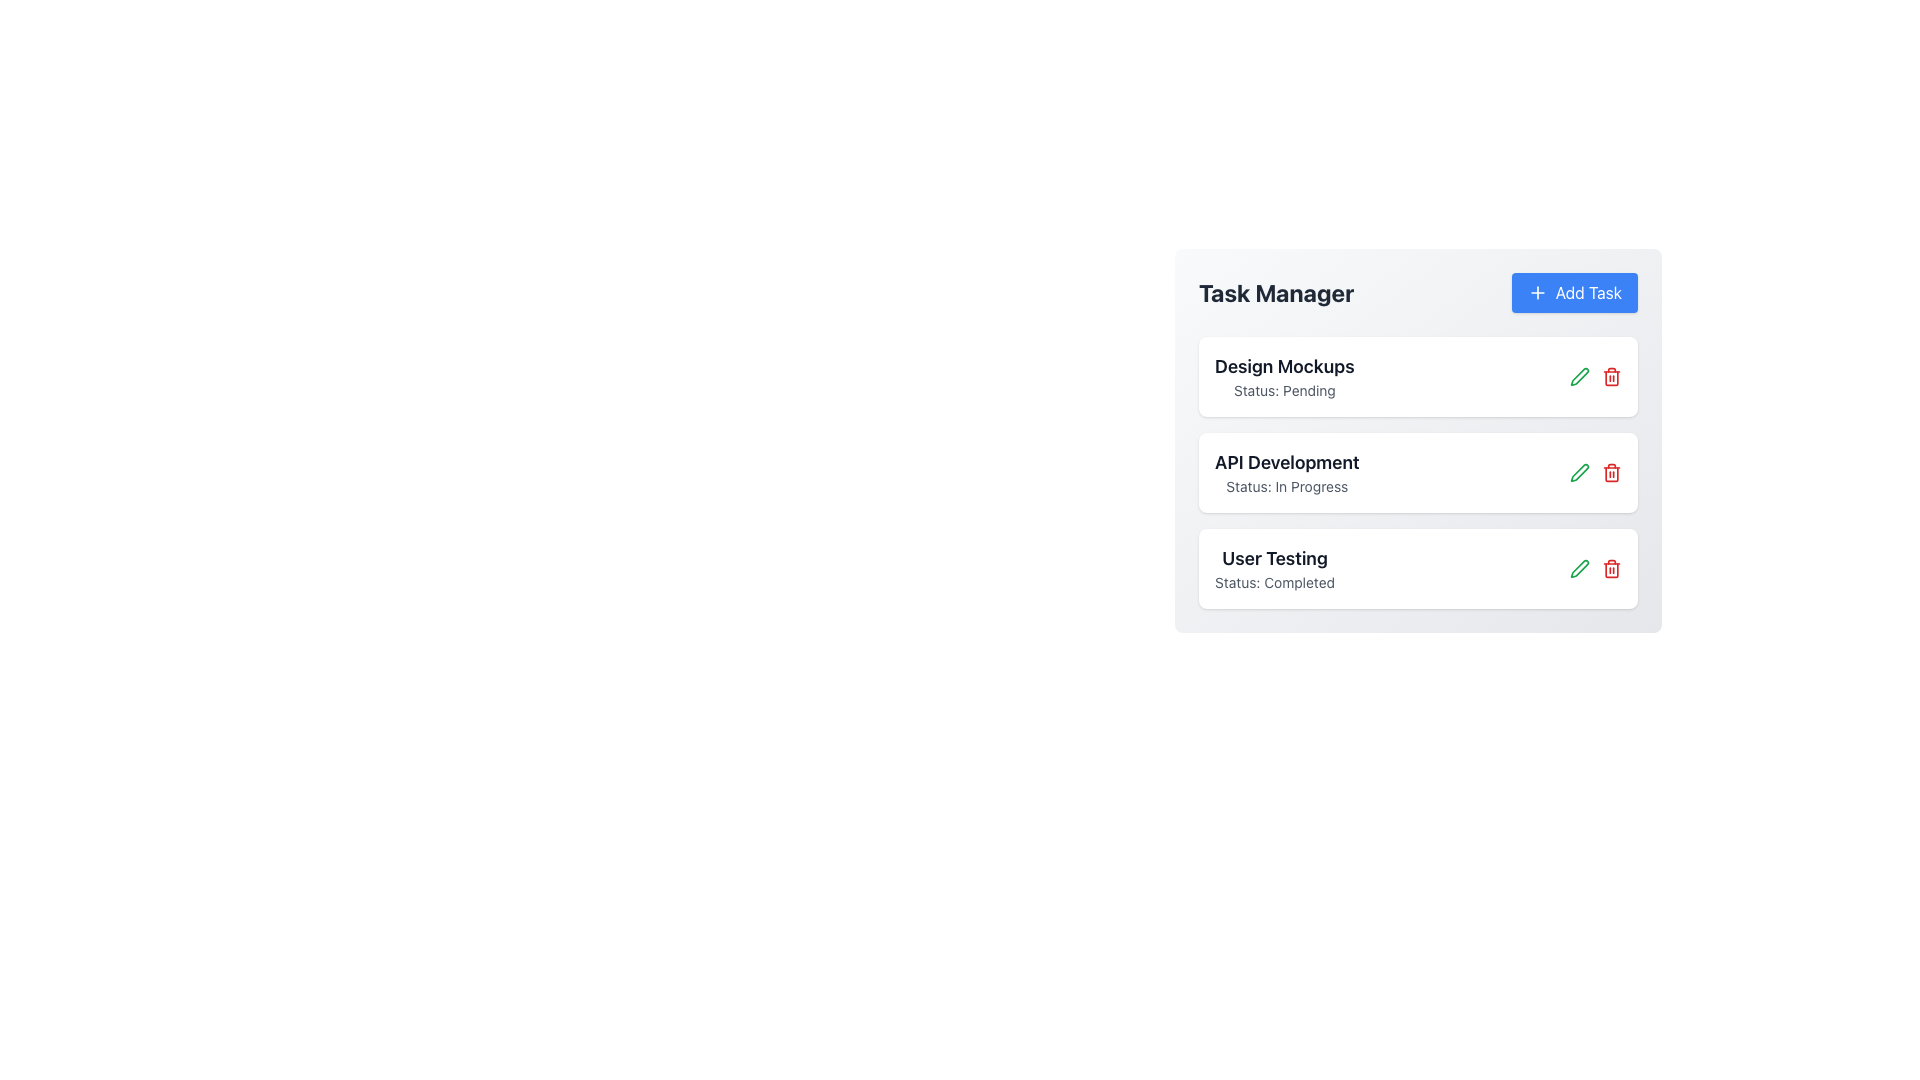 The width and height of the screenshot is (1920, 1080). What do you see at coordinates (1578, 471) in the screenshot?
I see `the green fountain pen nib icon button located in the second task row labeled 'API Development' to initiate editing of the task` at bounding box center [1578, 471].